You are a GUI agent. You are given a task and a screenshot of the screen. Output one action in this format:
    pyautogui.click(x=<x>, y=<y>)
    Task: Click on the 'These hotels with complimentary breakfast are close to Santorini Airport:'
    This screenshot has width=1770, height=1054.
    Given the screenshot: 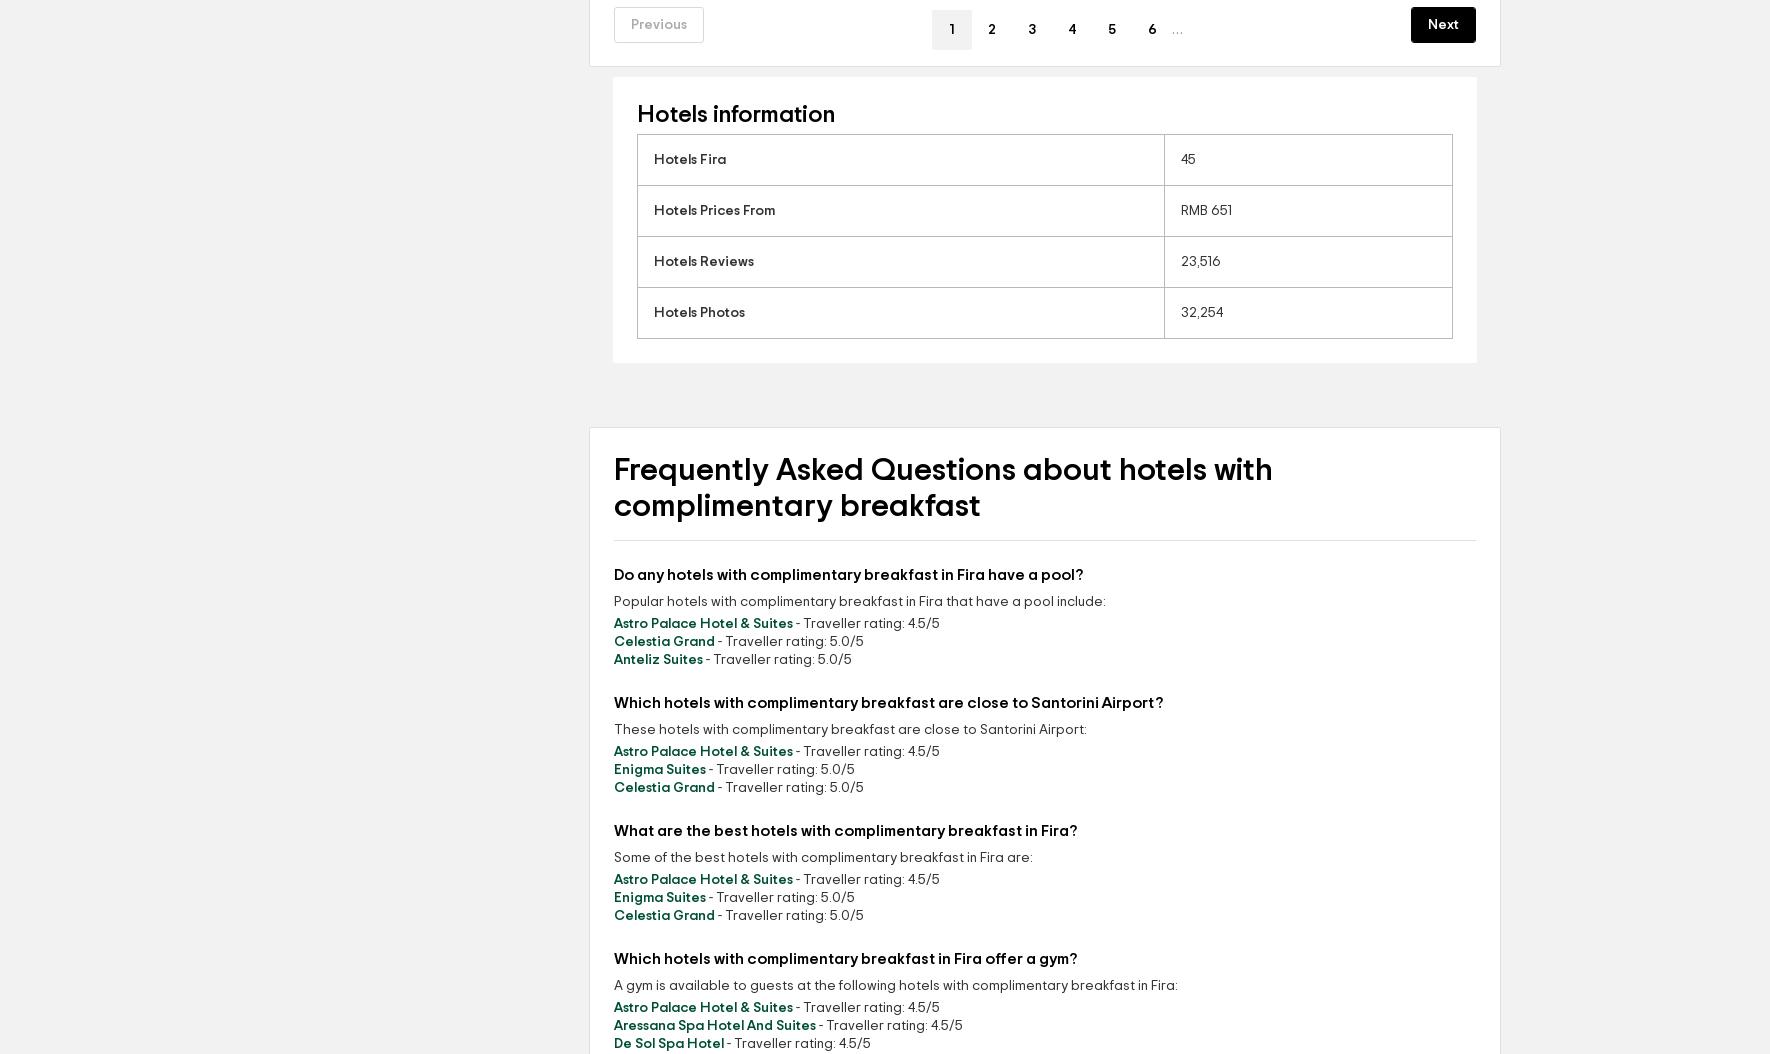 What is the action you would take?
    pyautogui.click(x=850, y=729)
    